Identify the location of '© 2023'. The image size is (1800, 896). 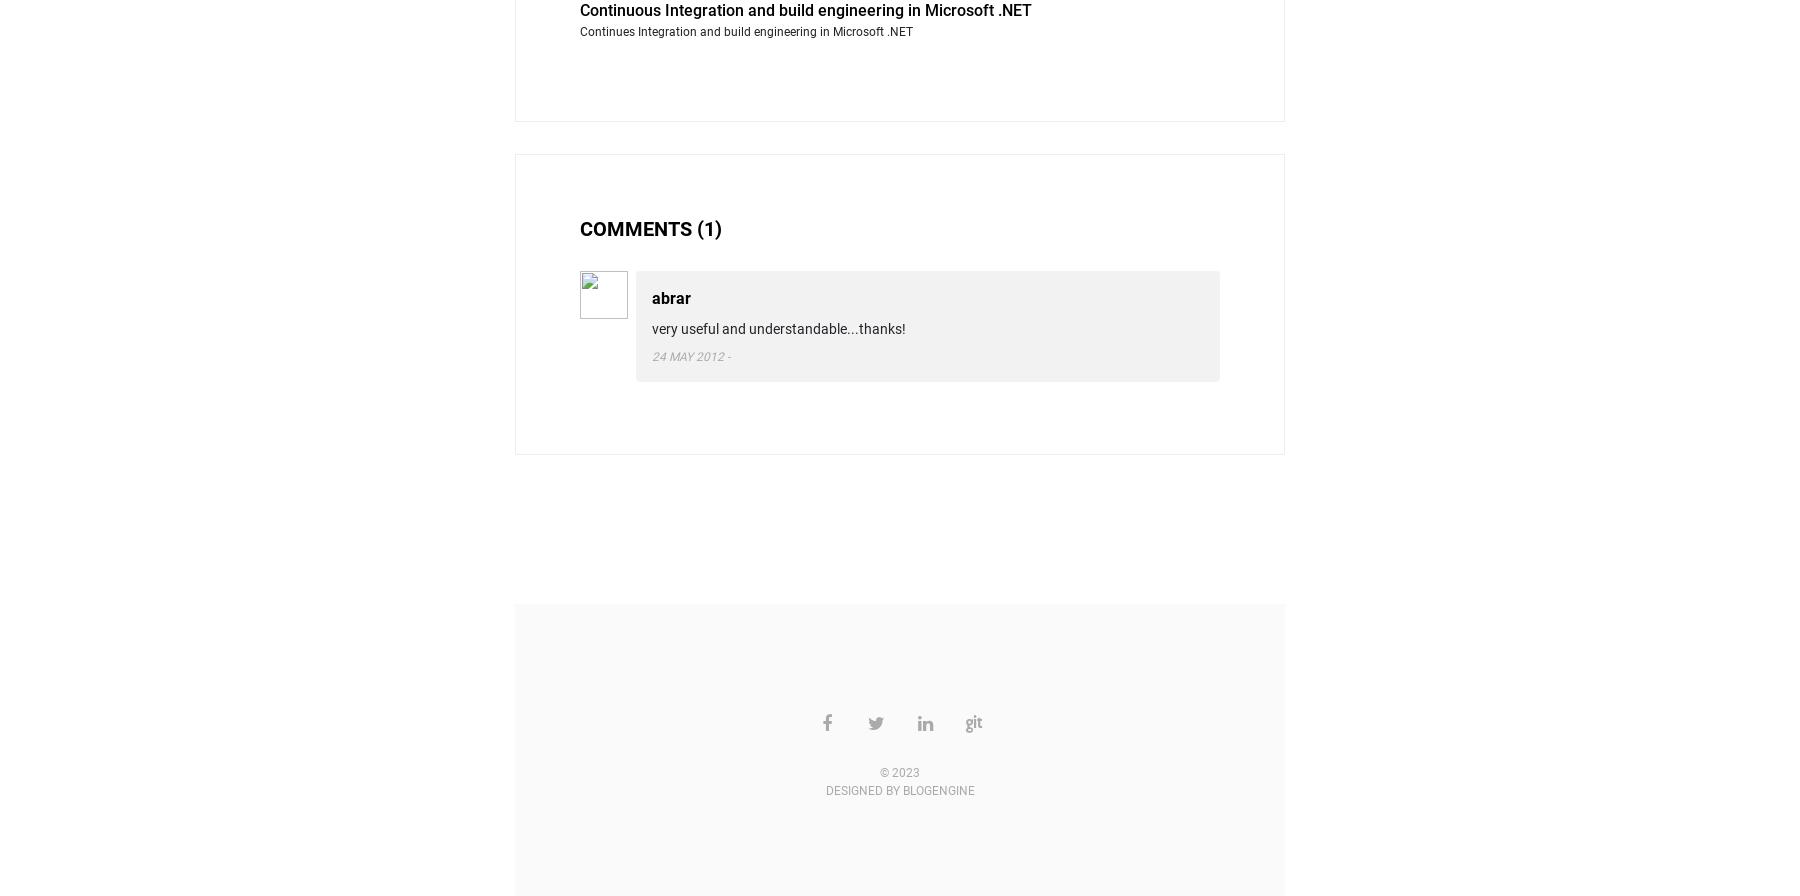
(900, 771).